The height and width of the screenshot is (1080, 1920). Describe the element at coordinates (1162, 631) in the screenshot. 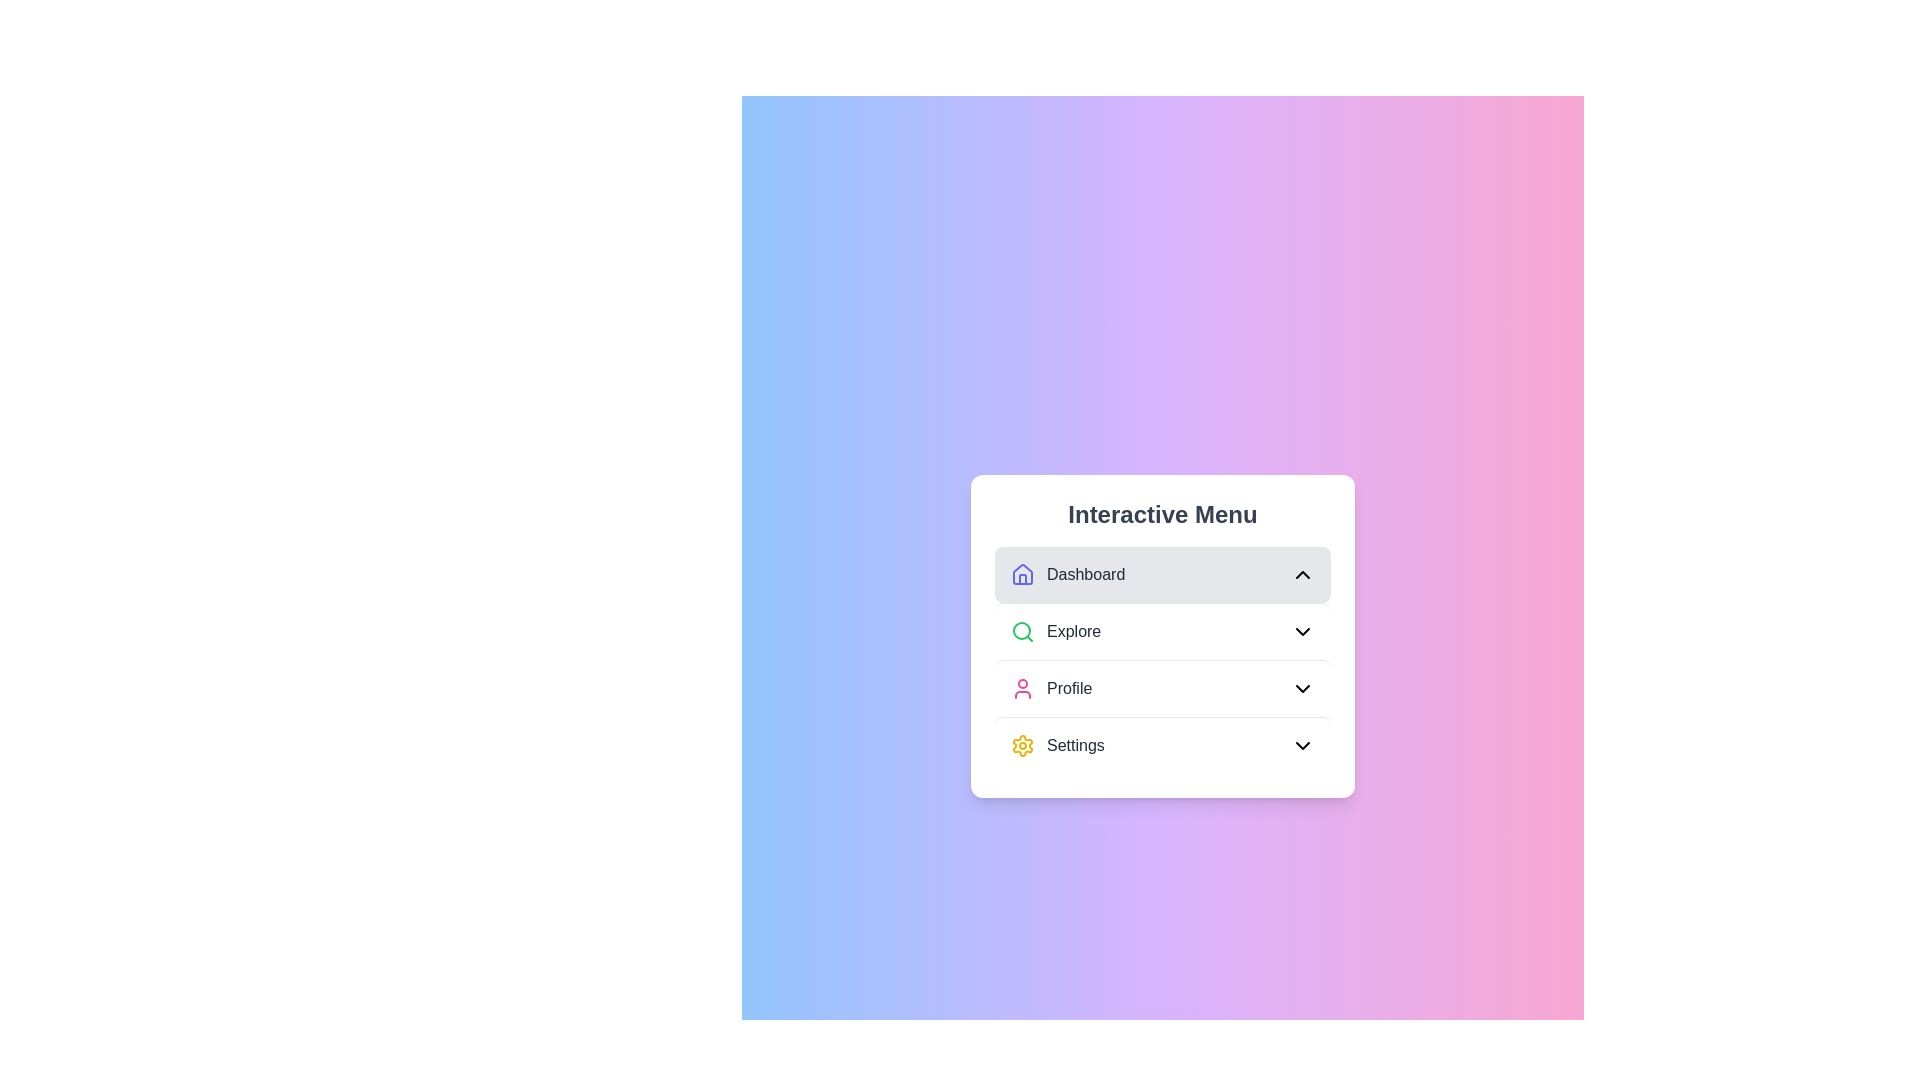

I see `the menu item Explore to activate it` at that location.